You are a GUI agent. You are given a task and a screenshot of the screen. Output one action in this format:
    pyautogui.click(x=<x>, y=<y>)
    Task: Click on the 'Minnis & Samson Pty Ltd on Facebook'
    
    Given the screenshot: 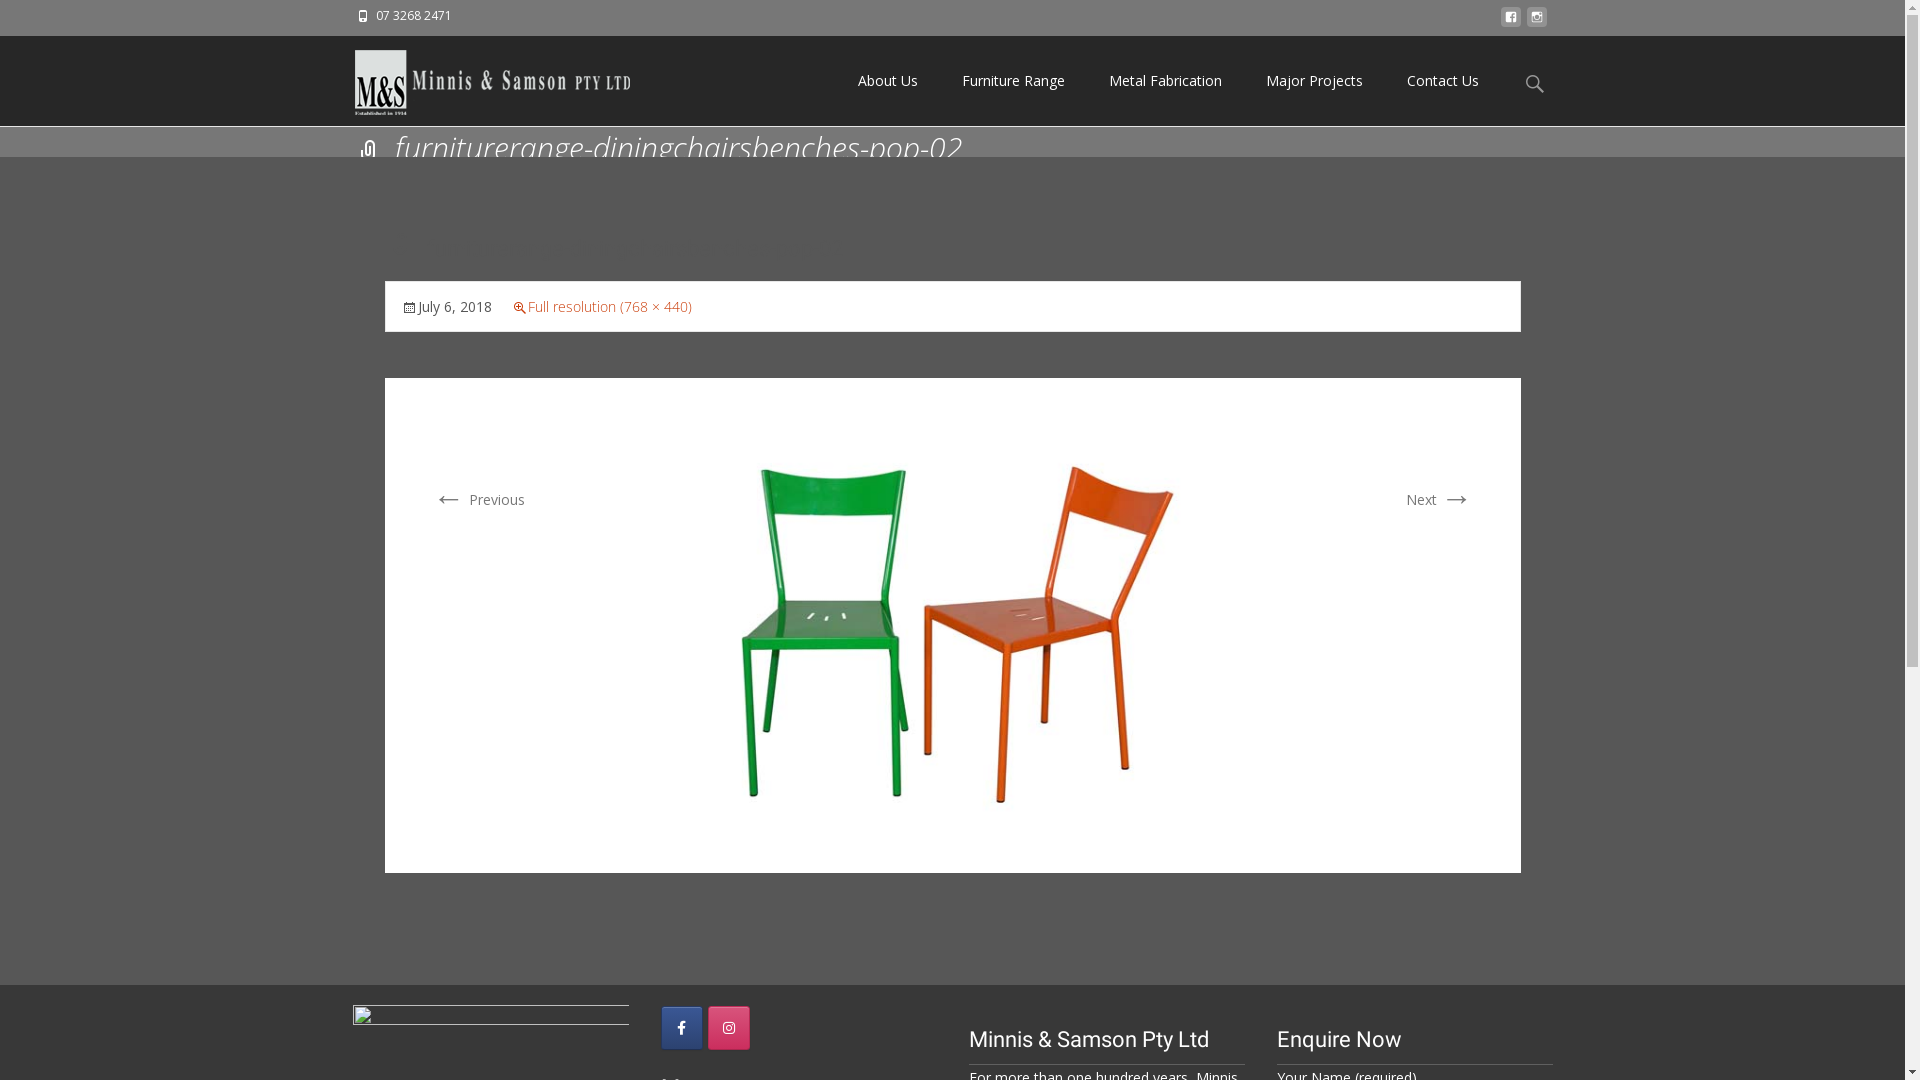 What is the action you would take?
    pyautogui.click(x=681, y=1028)
    